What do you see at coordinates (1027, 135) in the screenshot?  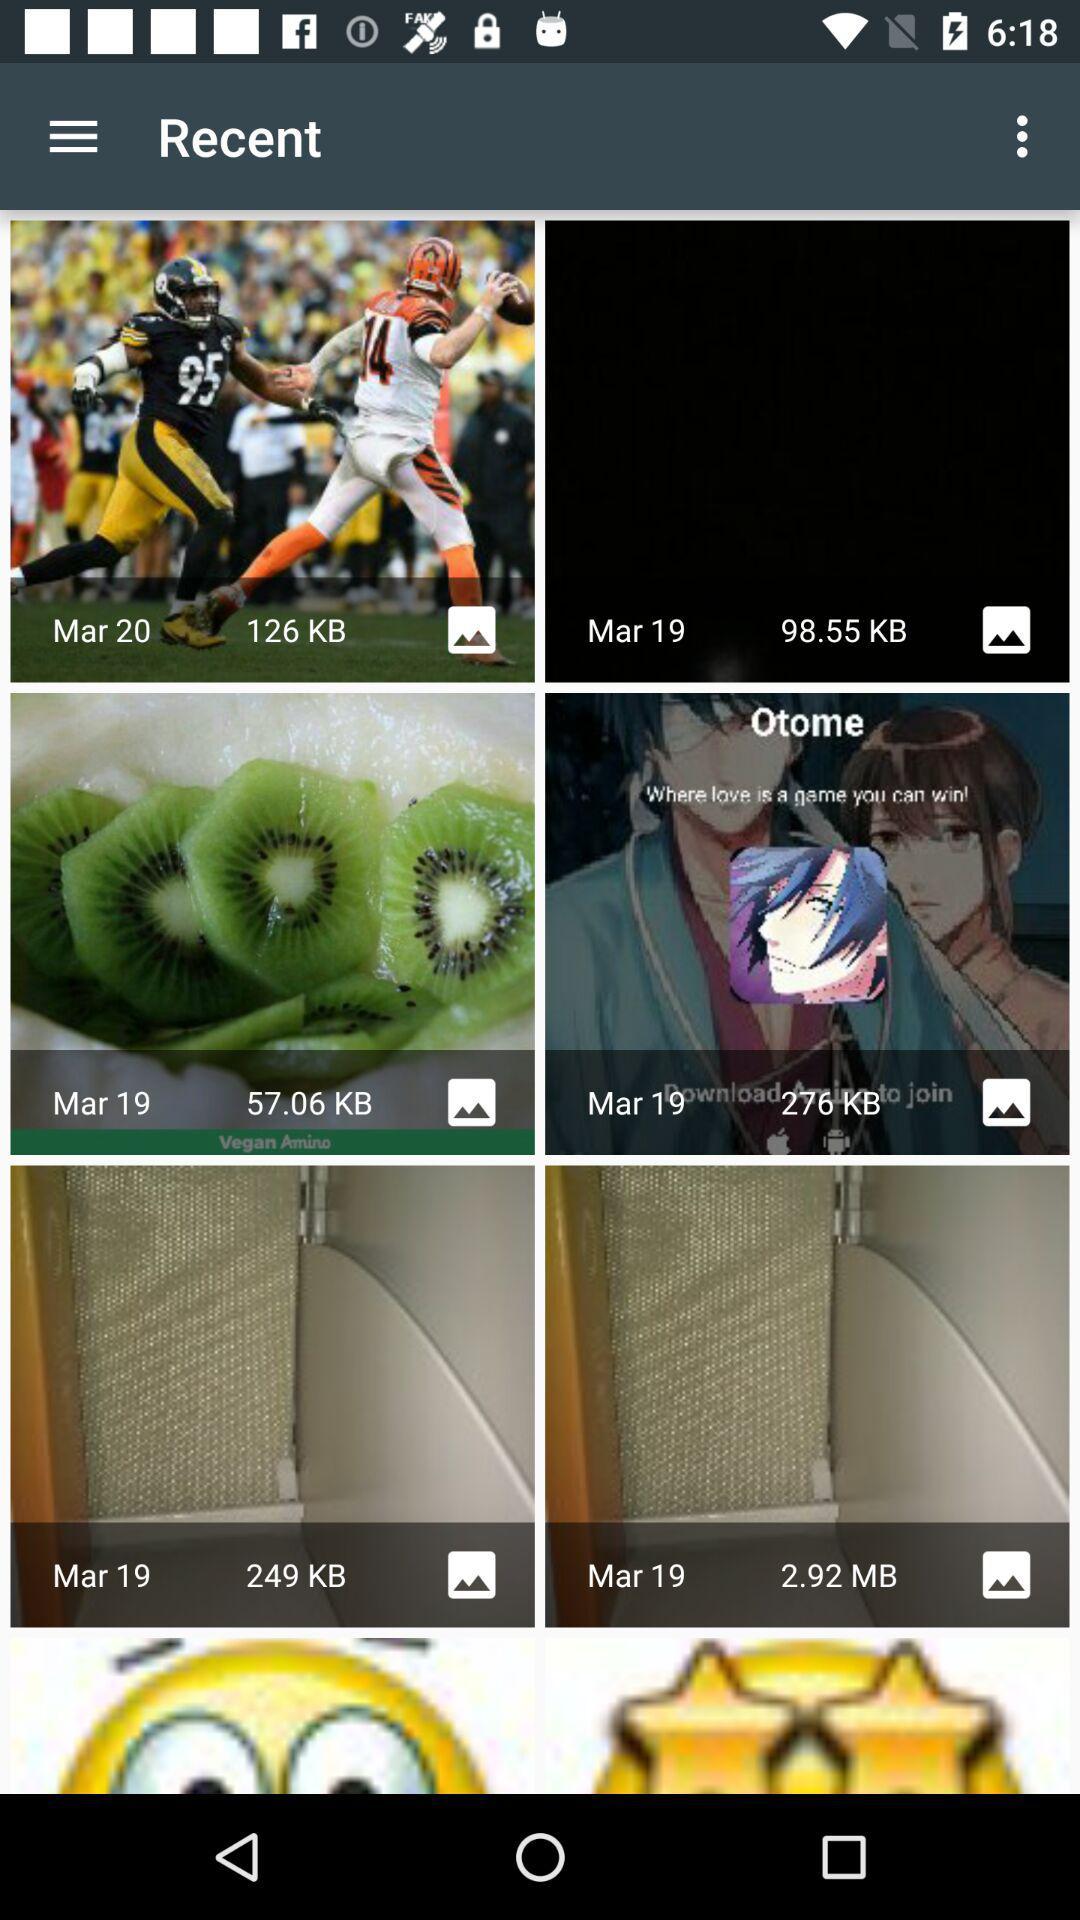 I see `the app next to the recent` at bounding box center [1027, 135].